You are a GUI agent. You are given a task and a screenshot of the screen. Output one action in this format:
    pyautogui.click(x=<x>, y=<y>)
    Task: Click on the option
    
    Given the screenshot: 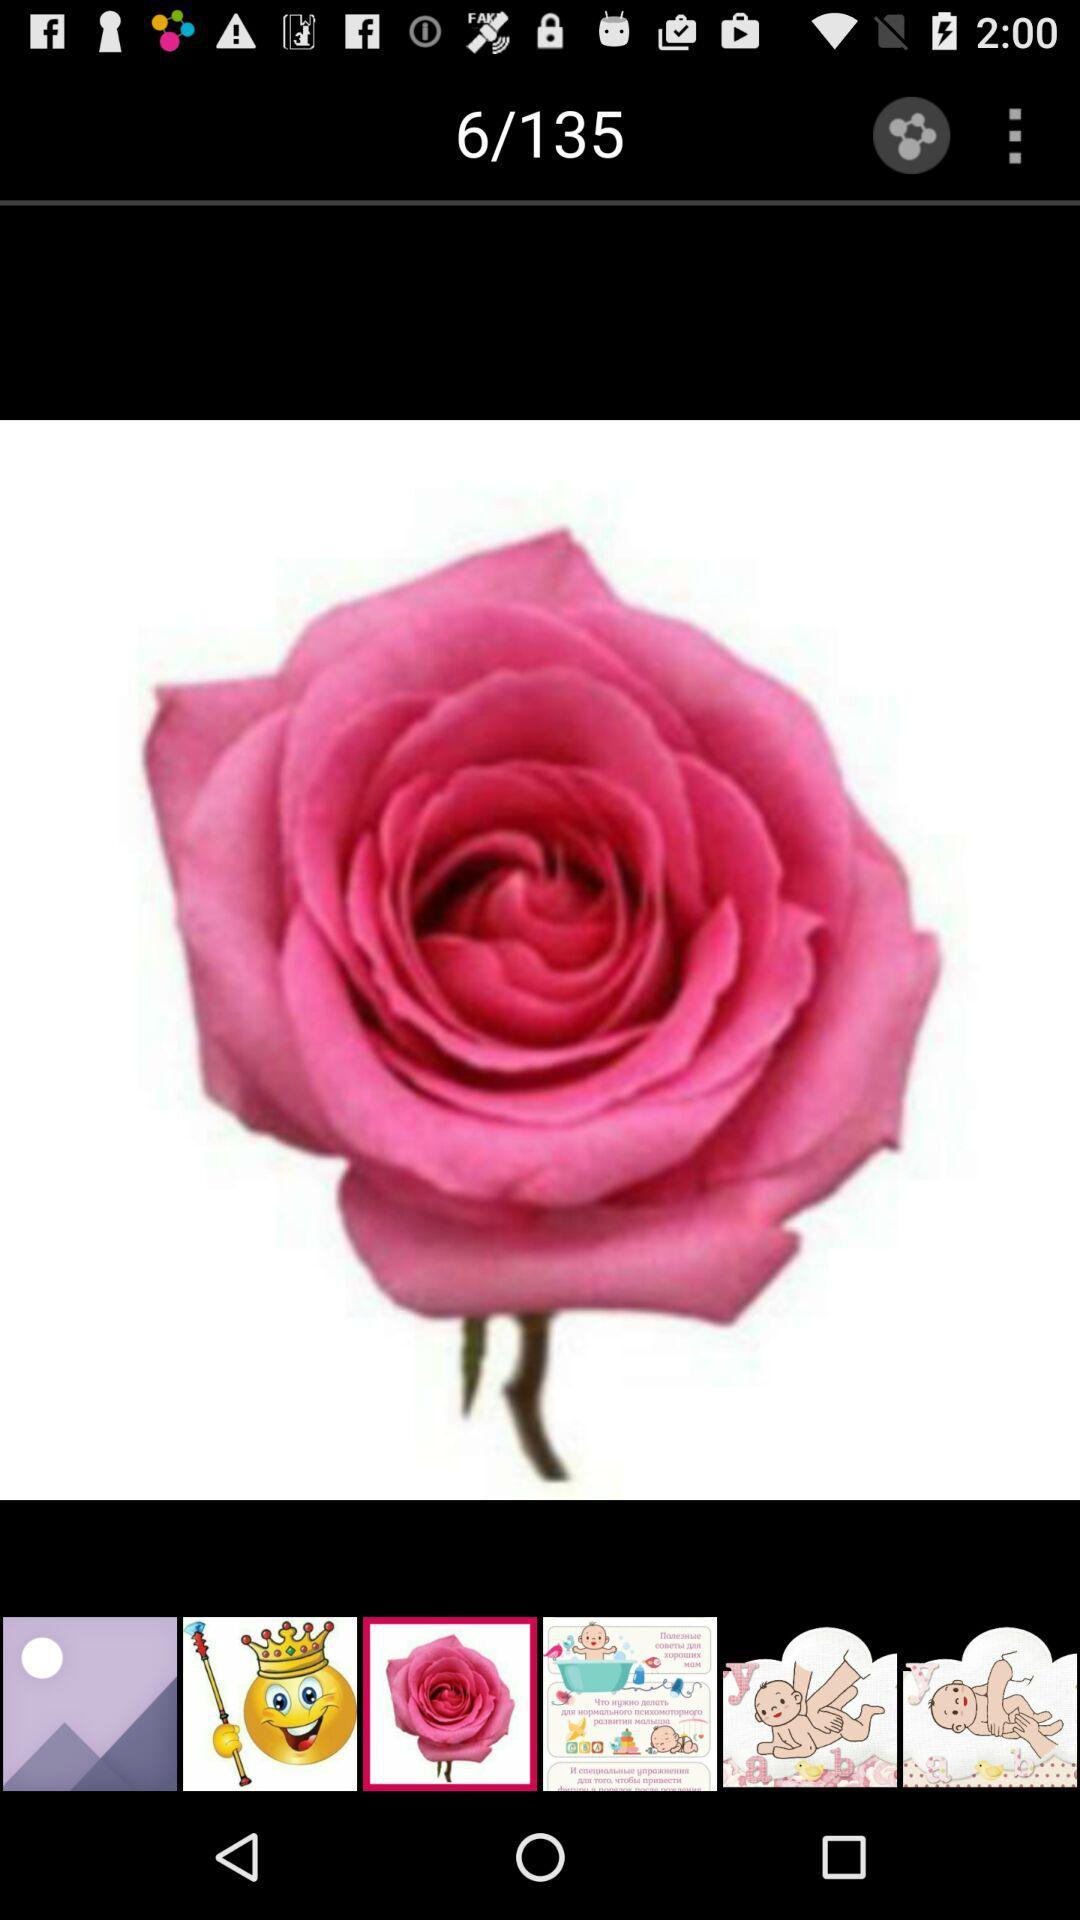 What is the action you would take?
    pyautogui.click(x=1015, y=134)
    